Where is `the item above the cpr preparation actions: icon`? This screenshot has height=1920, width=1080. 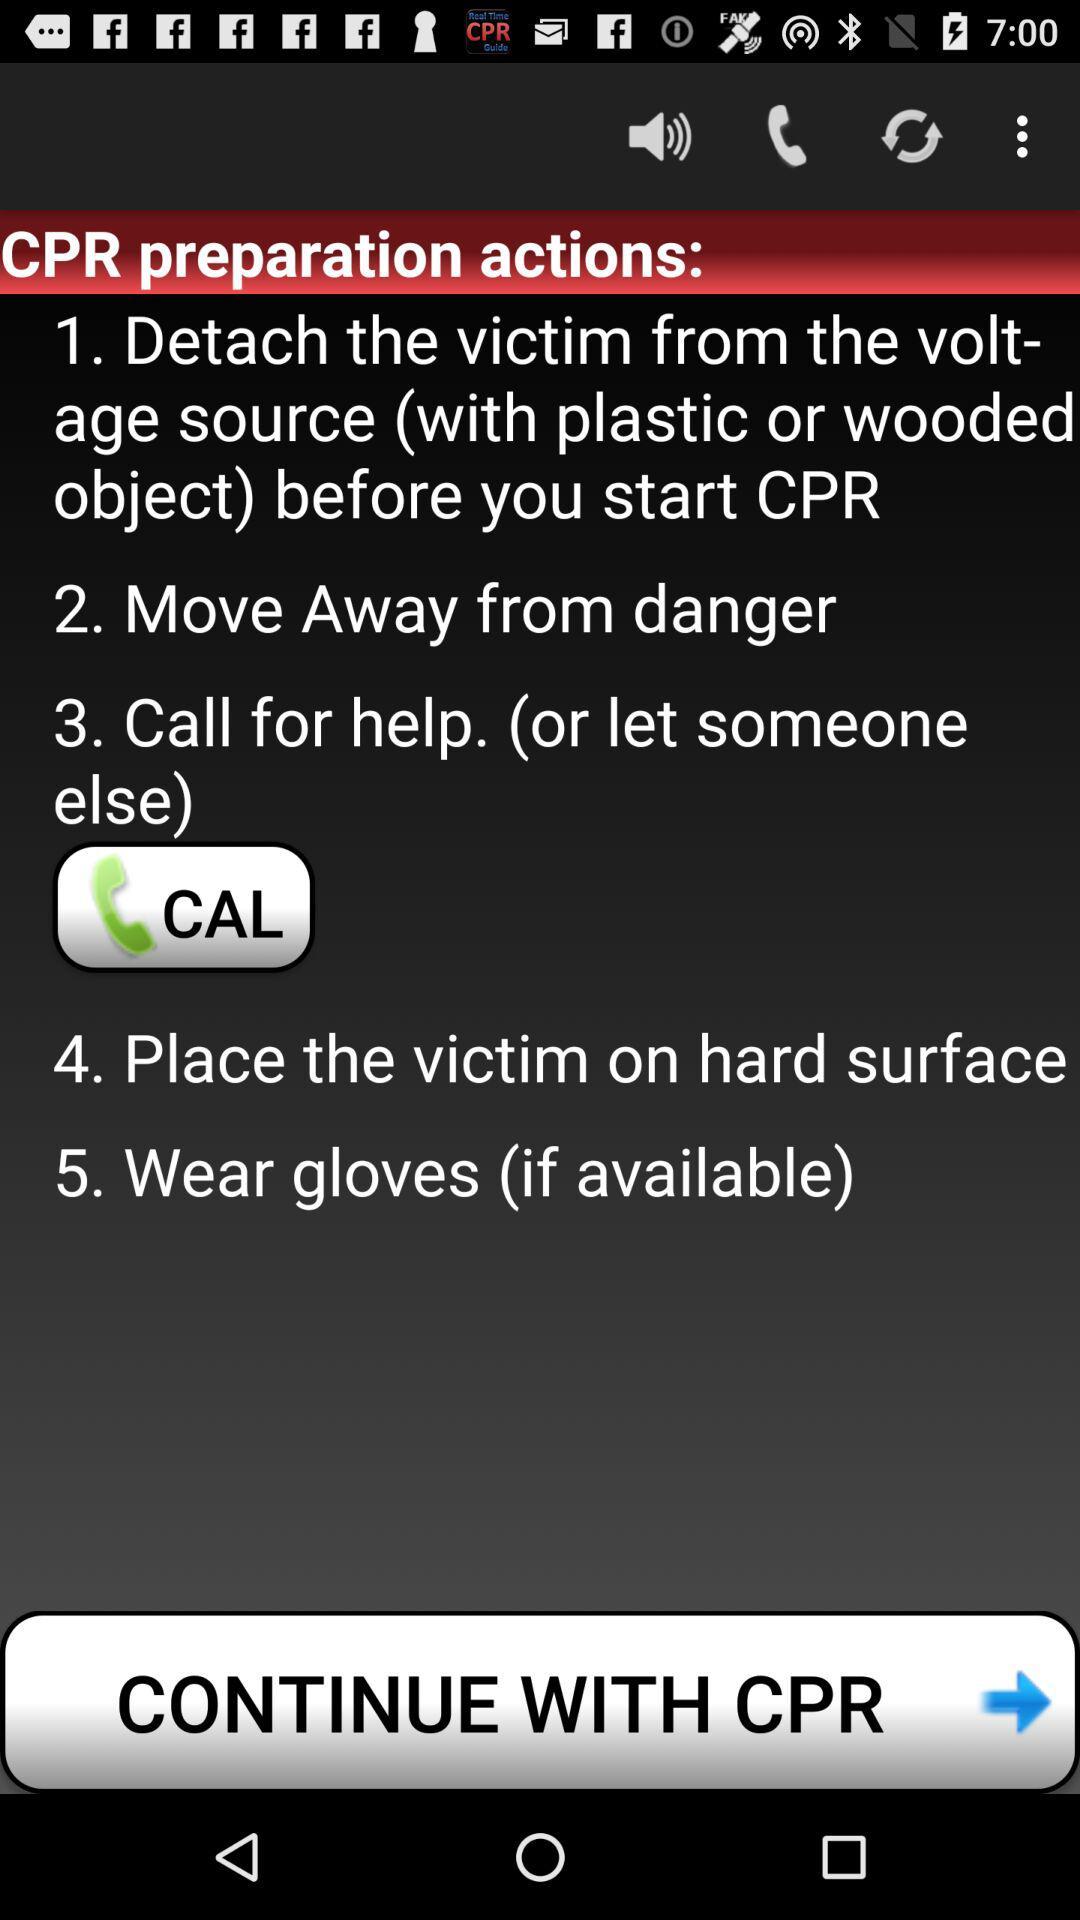 the item above the cpr preparation actions: icon is located at coordinates (659, 135).